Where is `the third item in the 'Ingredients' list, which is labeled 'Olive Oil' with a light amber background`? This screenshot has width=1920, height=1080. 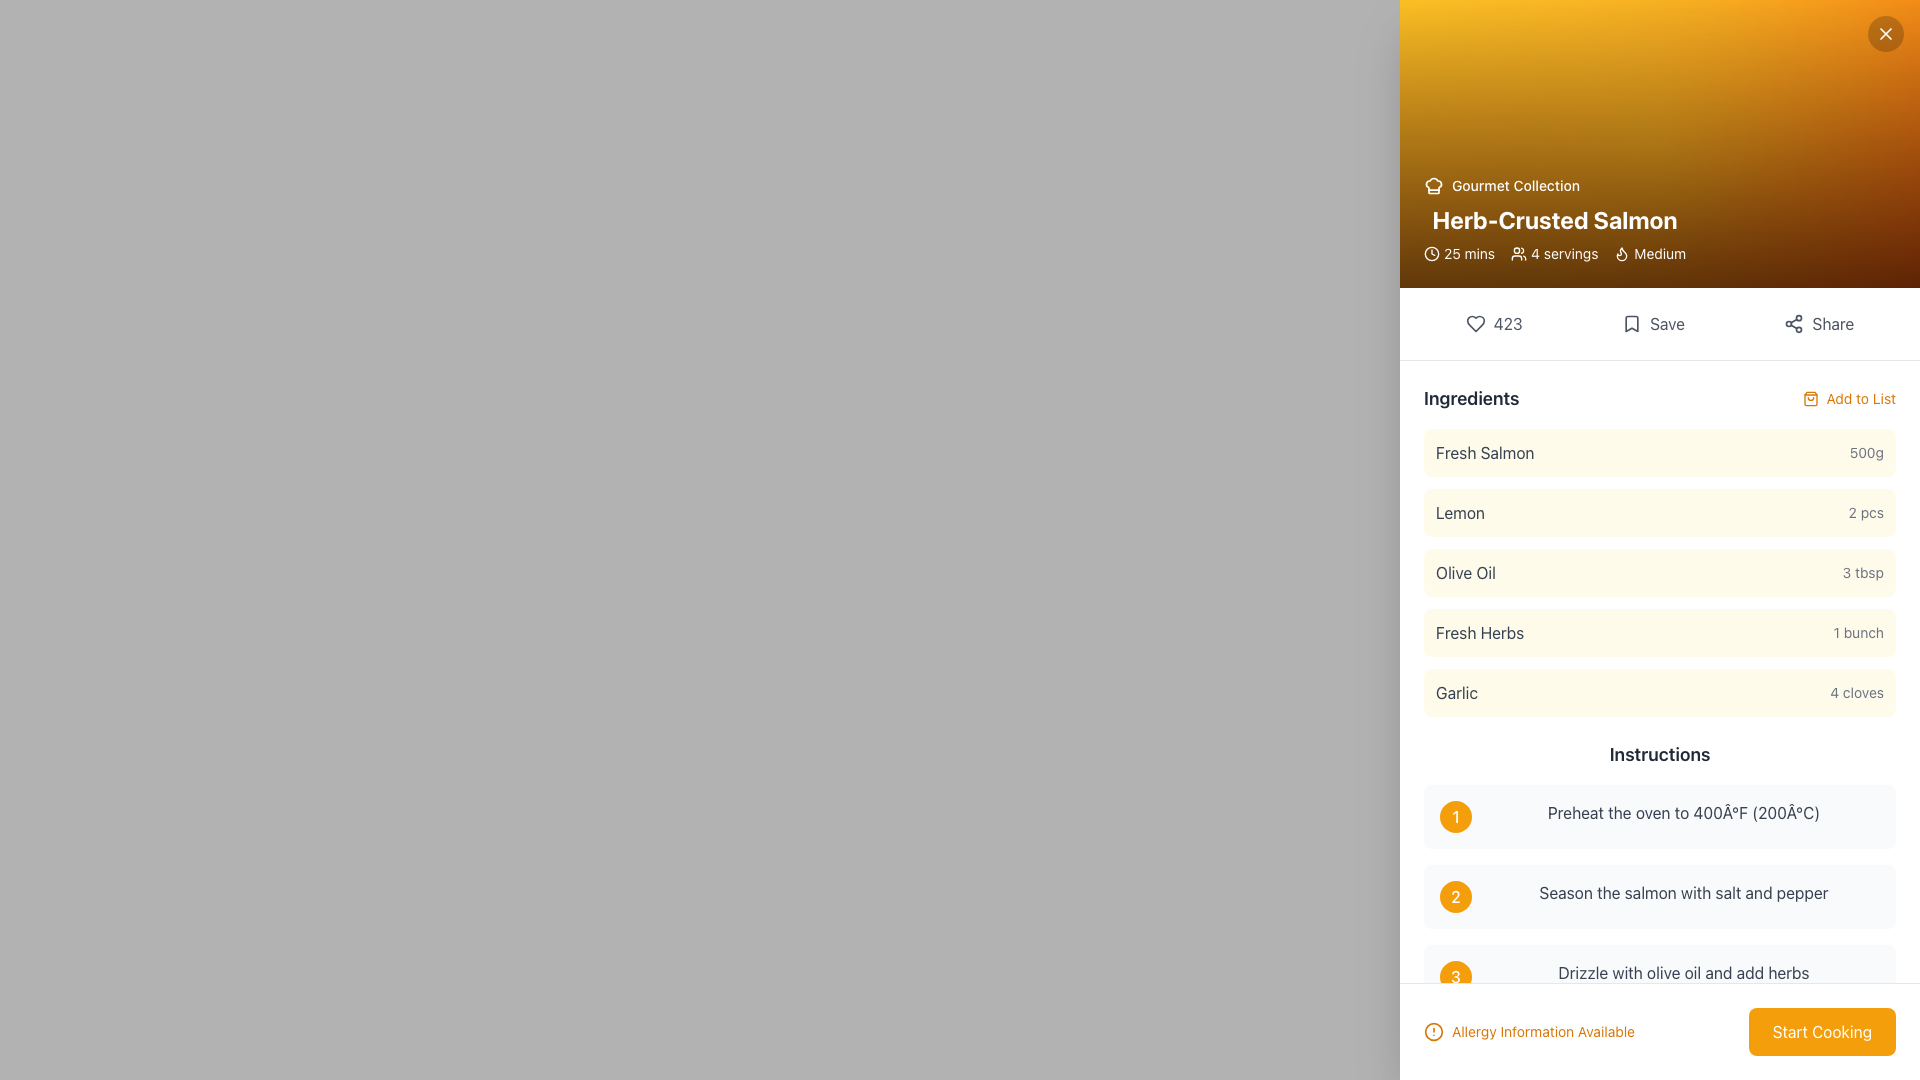
the third item in the 'Ingredients' list, which is labeled 'Olive Oil' with a light amber background is located at coordinates (1660, 573).